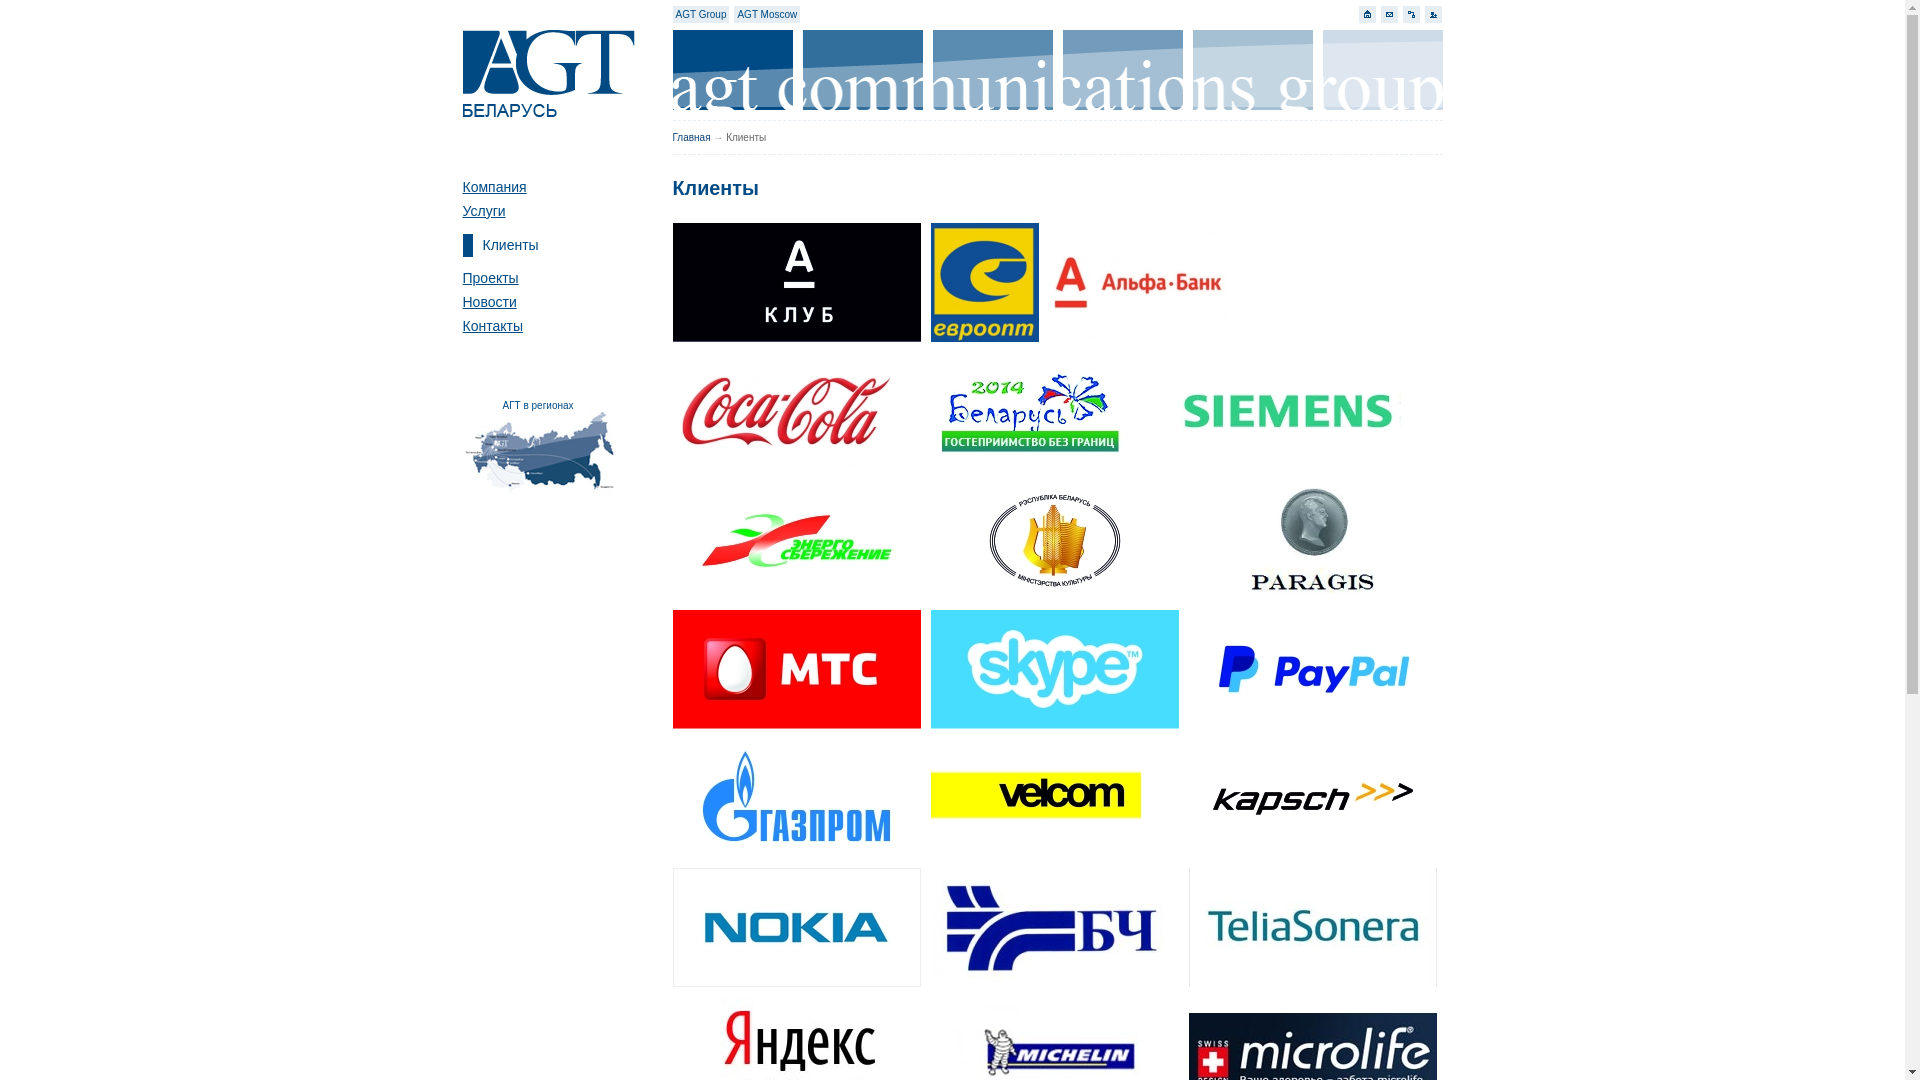  What do you see at coordinates (1188, 927) in the screenshot?
I see `'TeliaSonera'` at bounding box center [1188, 927].